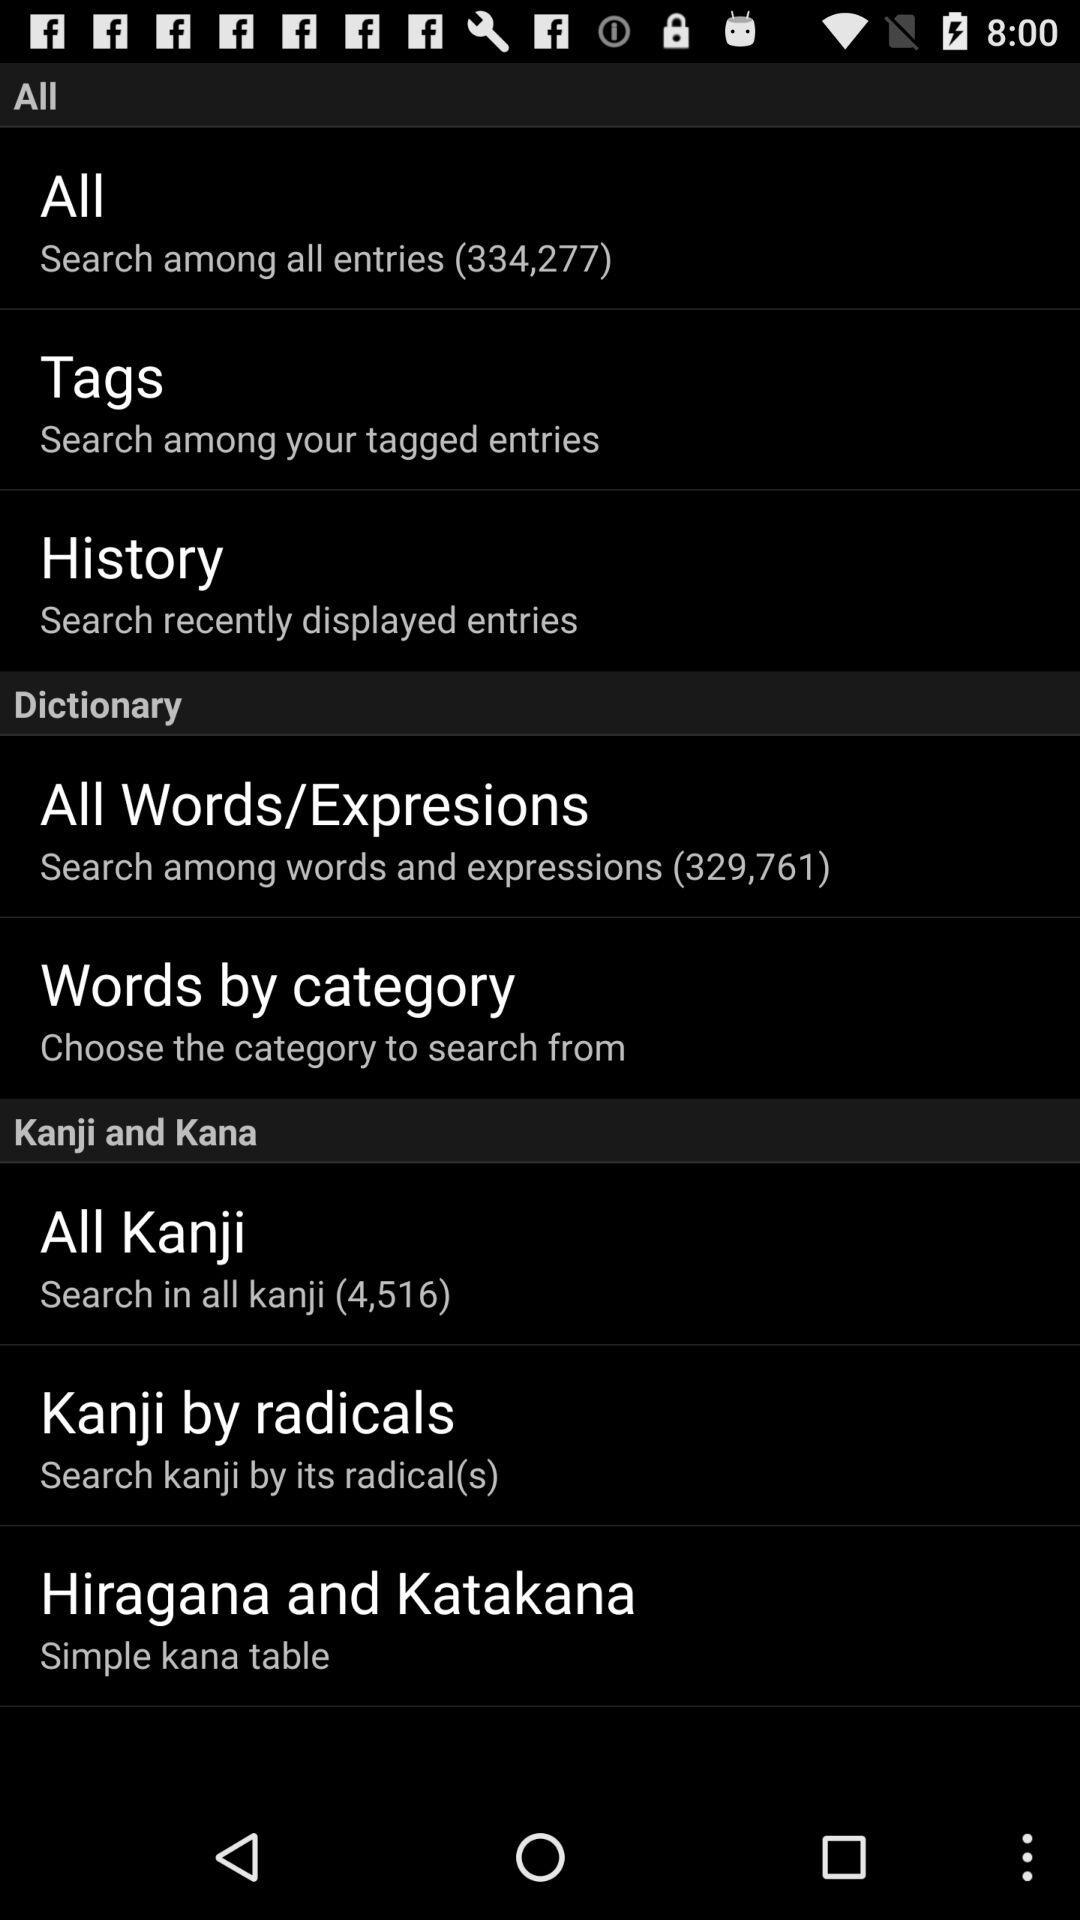 The height and width of the screenshot is (1920, 1080). What do you see at coordinates (559, 982) in the screenshot?
I see `icon below the search among words app` at bounding box center [559, 982].